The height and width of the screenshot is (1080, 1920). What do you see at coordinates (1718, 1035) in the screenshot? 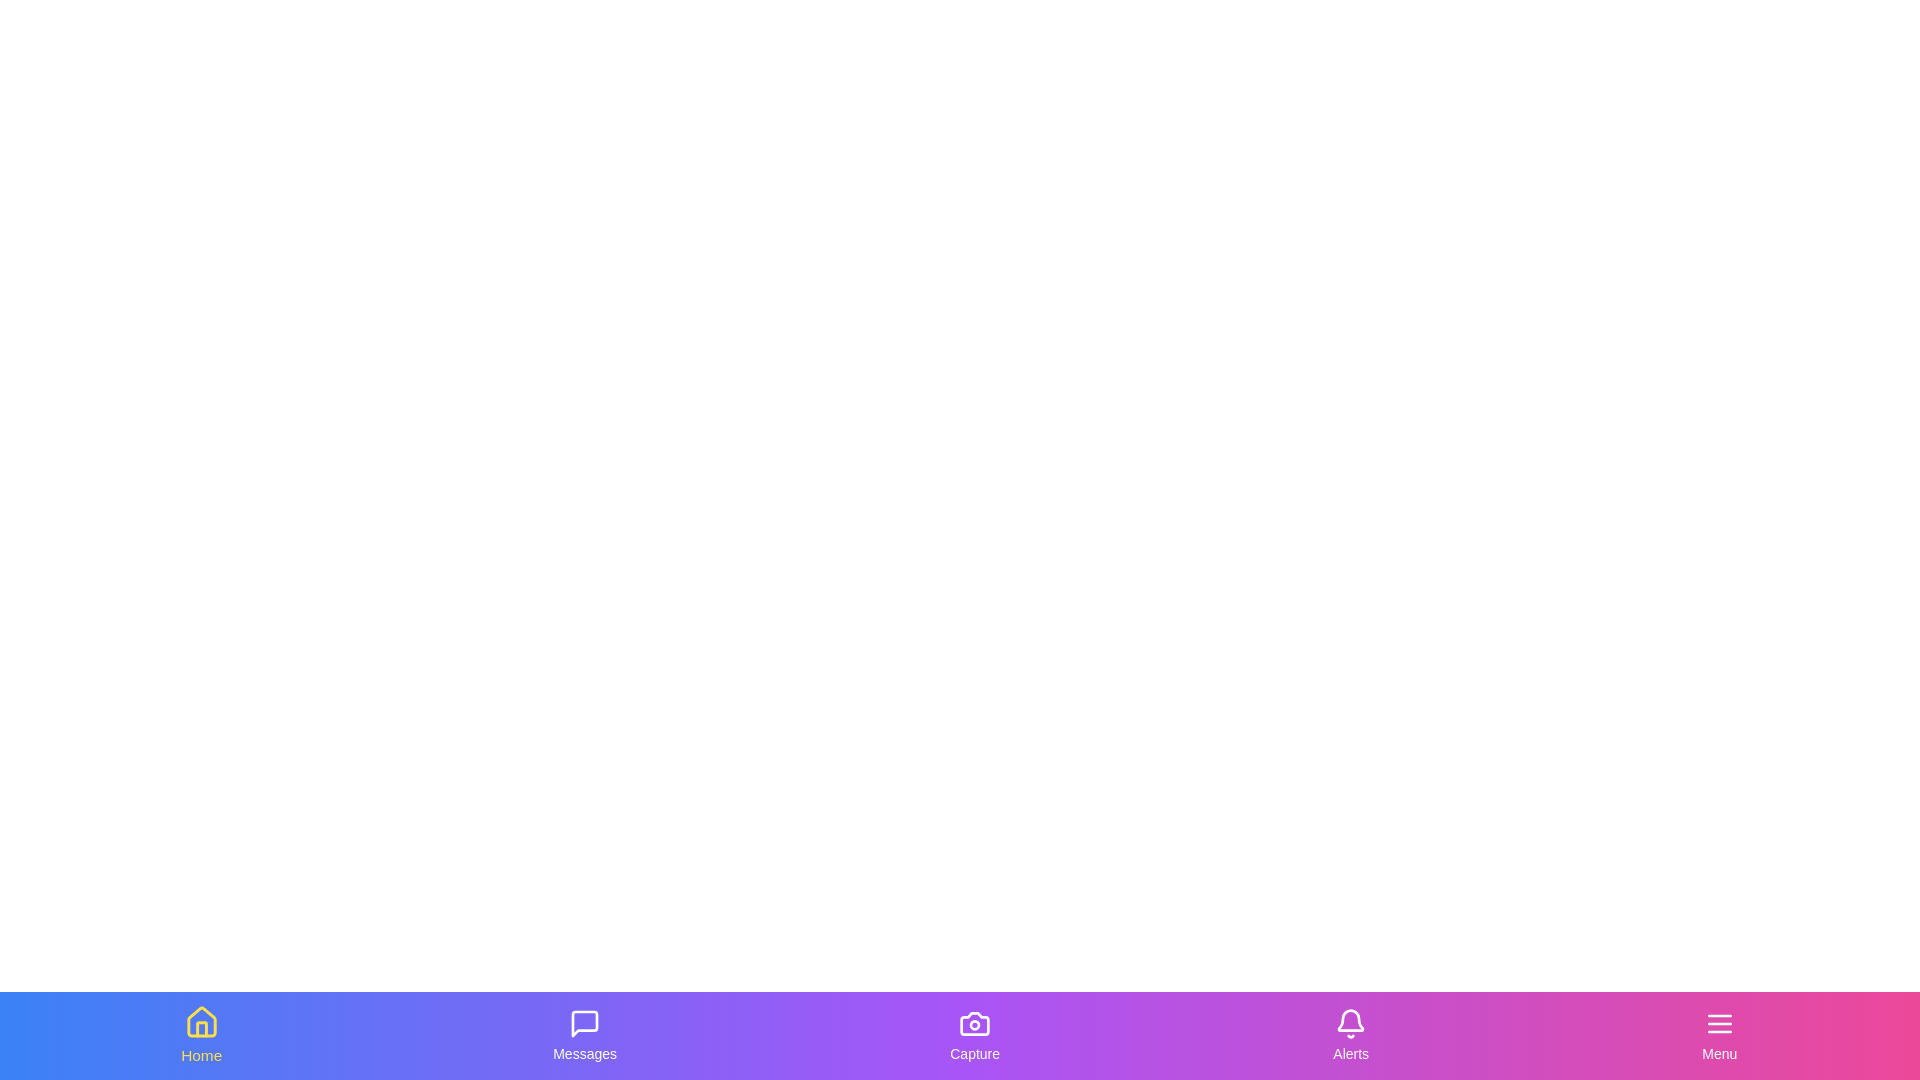
I see `the Menu tab by clicking on its icon or label` at bounding box center [1718, 1035].